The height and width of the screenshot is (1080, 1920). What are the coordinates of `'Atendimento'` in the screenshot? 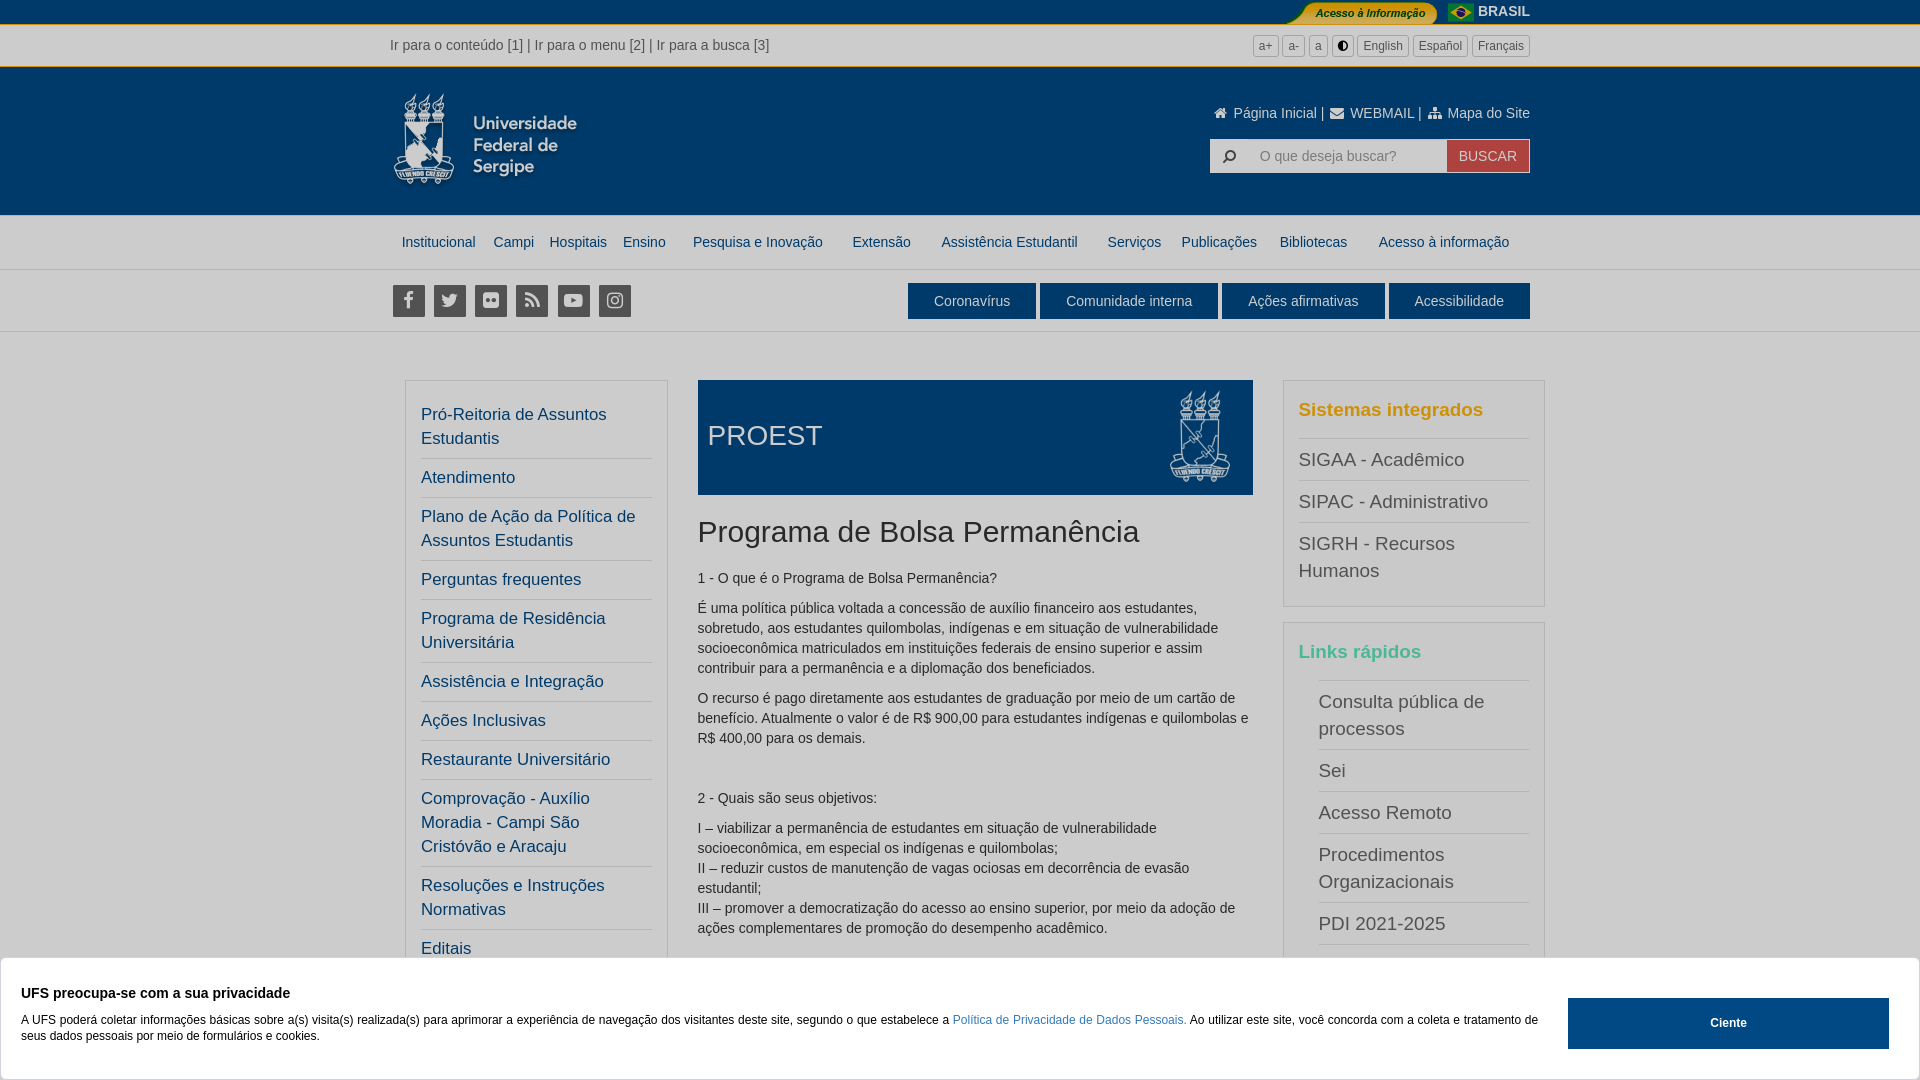 It's located at (467, 478).